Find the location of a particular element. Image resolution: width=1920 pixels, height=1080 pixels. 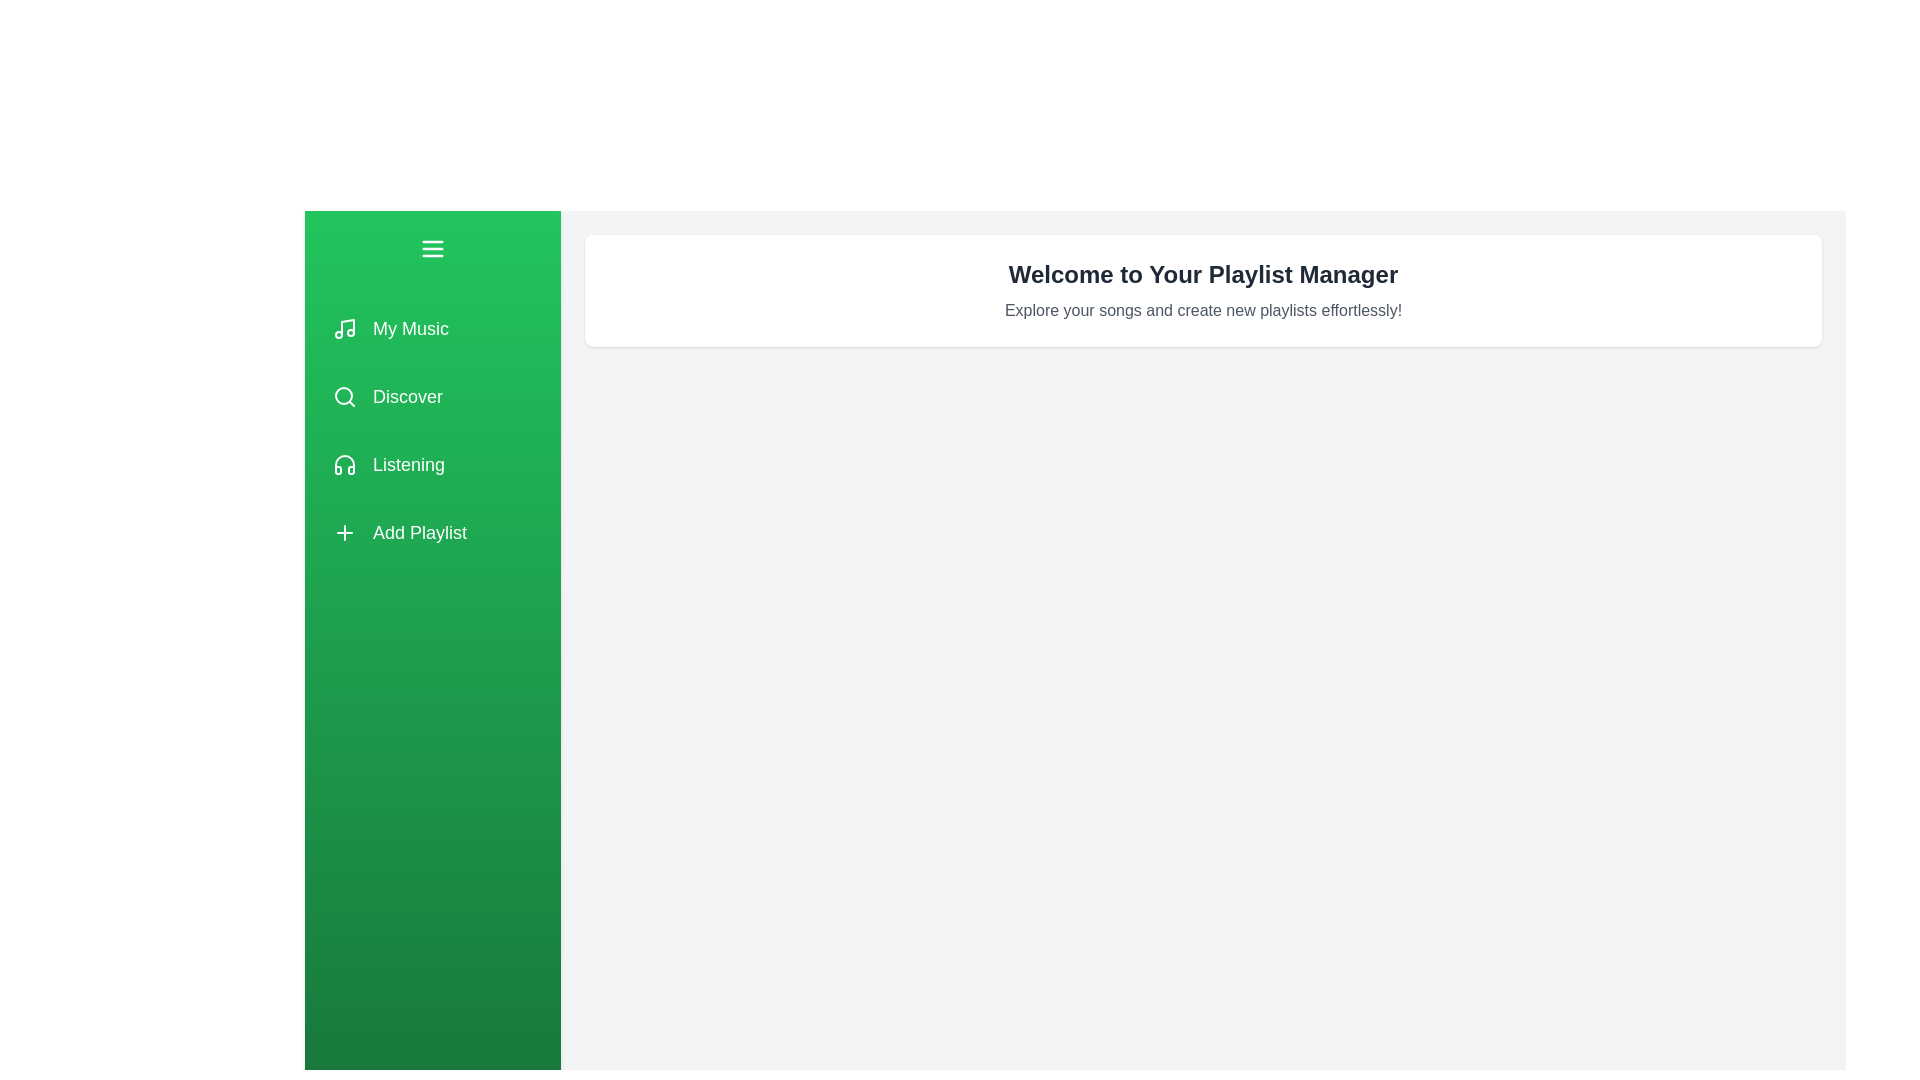

the playlist option labeled Discover is located at coordinates (431, 397).